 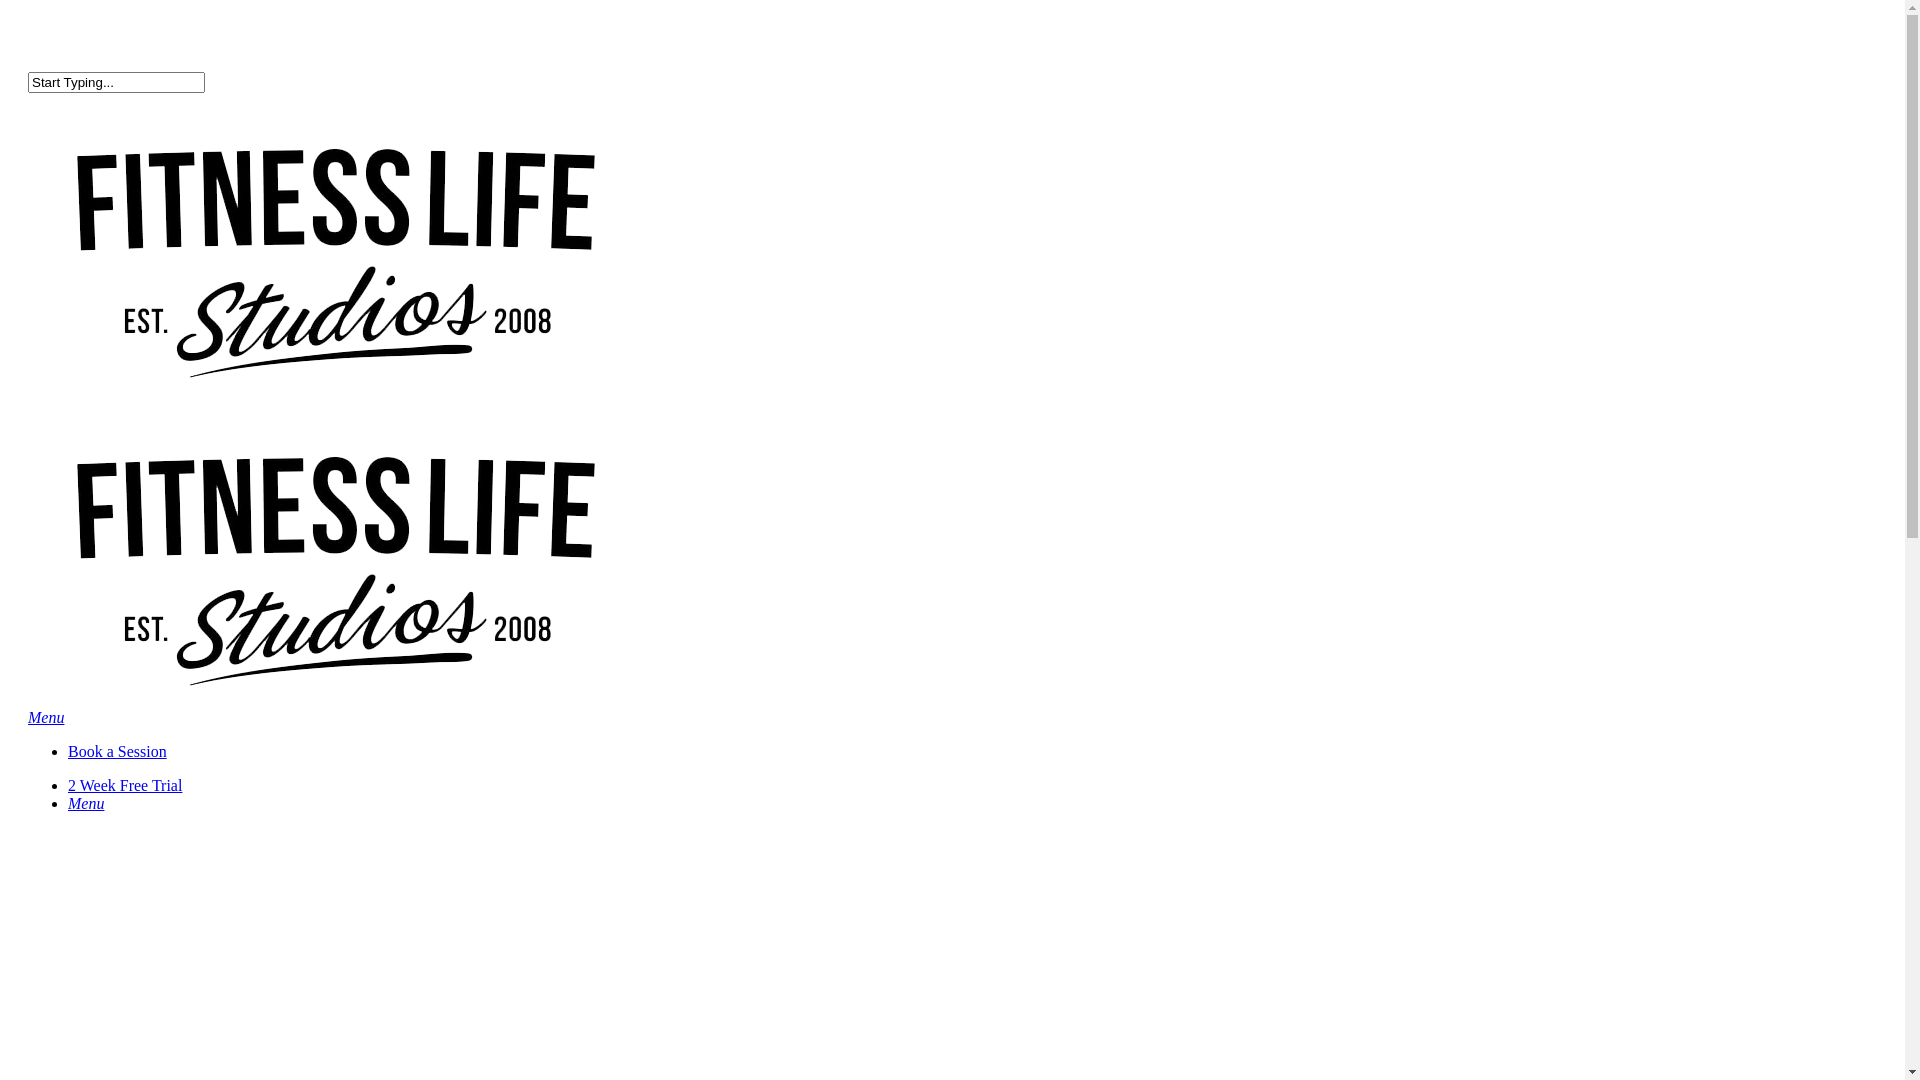 What do you see at coordinates (123, 784) in the screenshot?
I see `'2 Week Free Trial'` at bounding box center [123, 784].